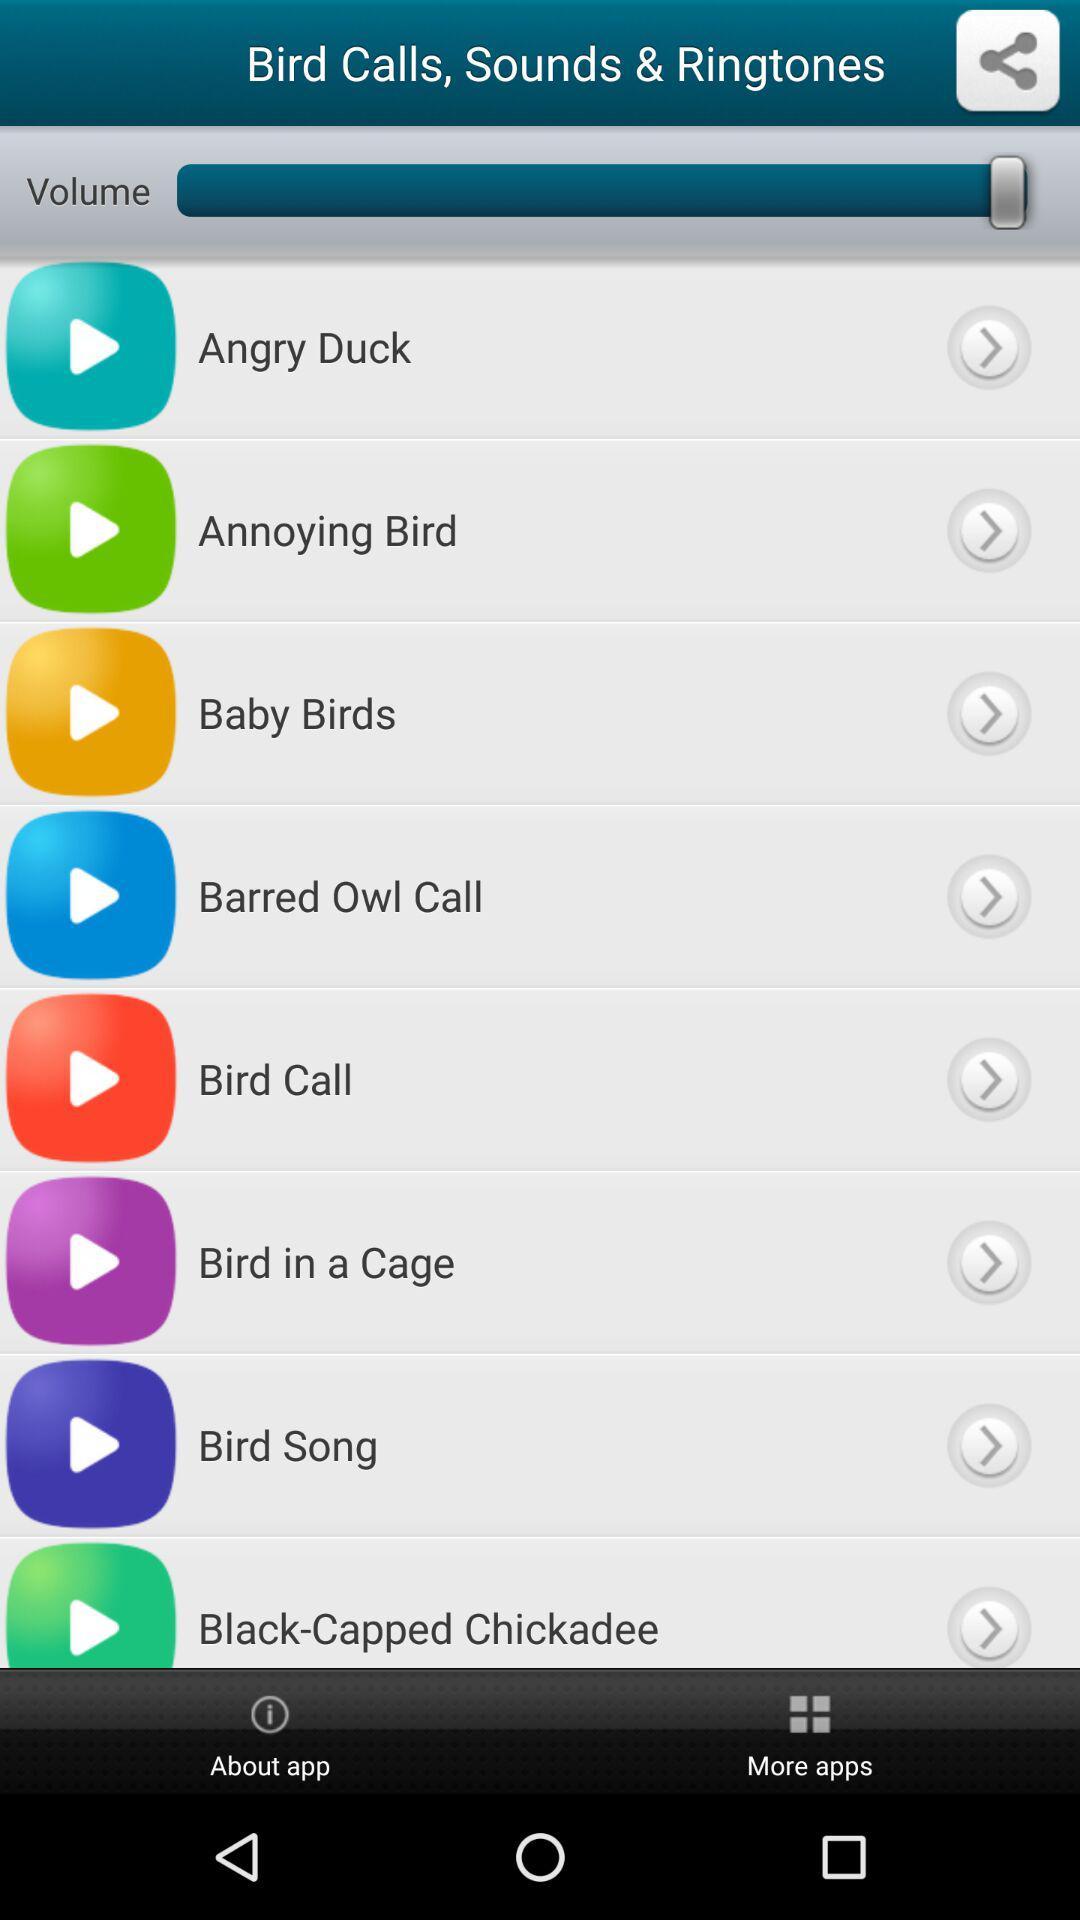  What do you see at coordinates (1007, 62) in the screenshot?
I see `share button` at bounding box center [1007, 62].